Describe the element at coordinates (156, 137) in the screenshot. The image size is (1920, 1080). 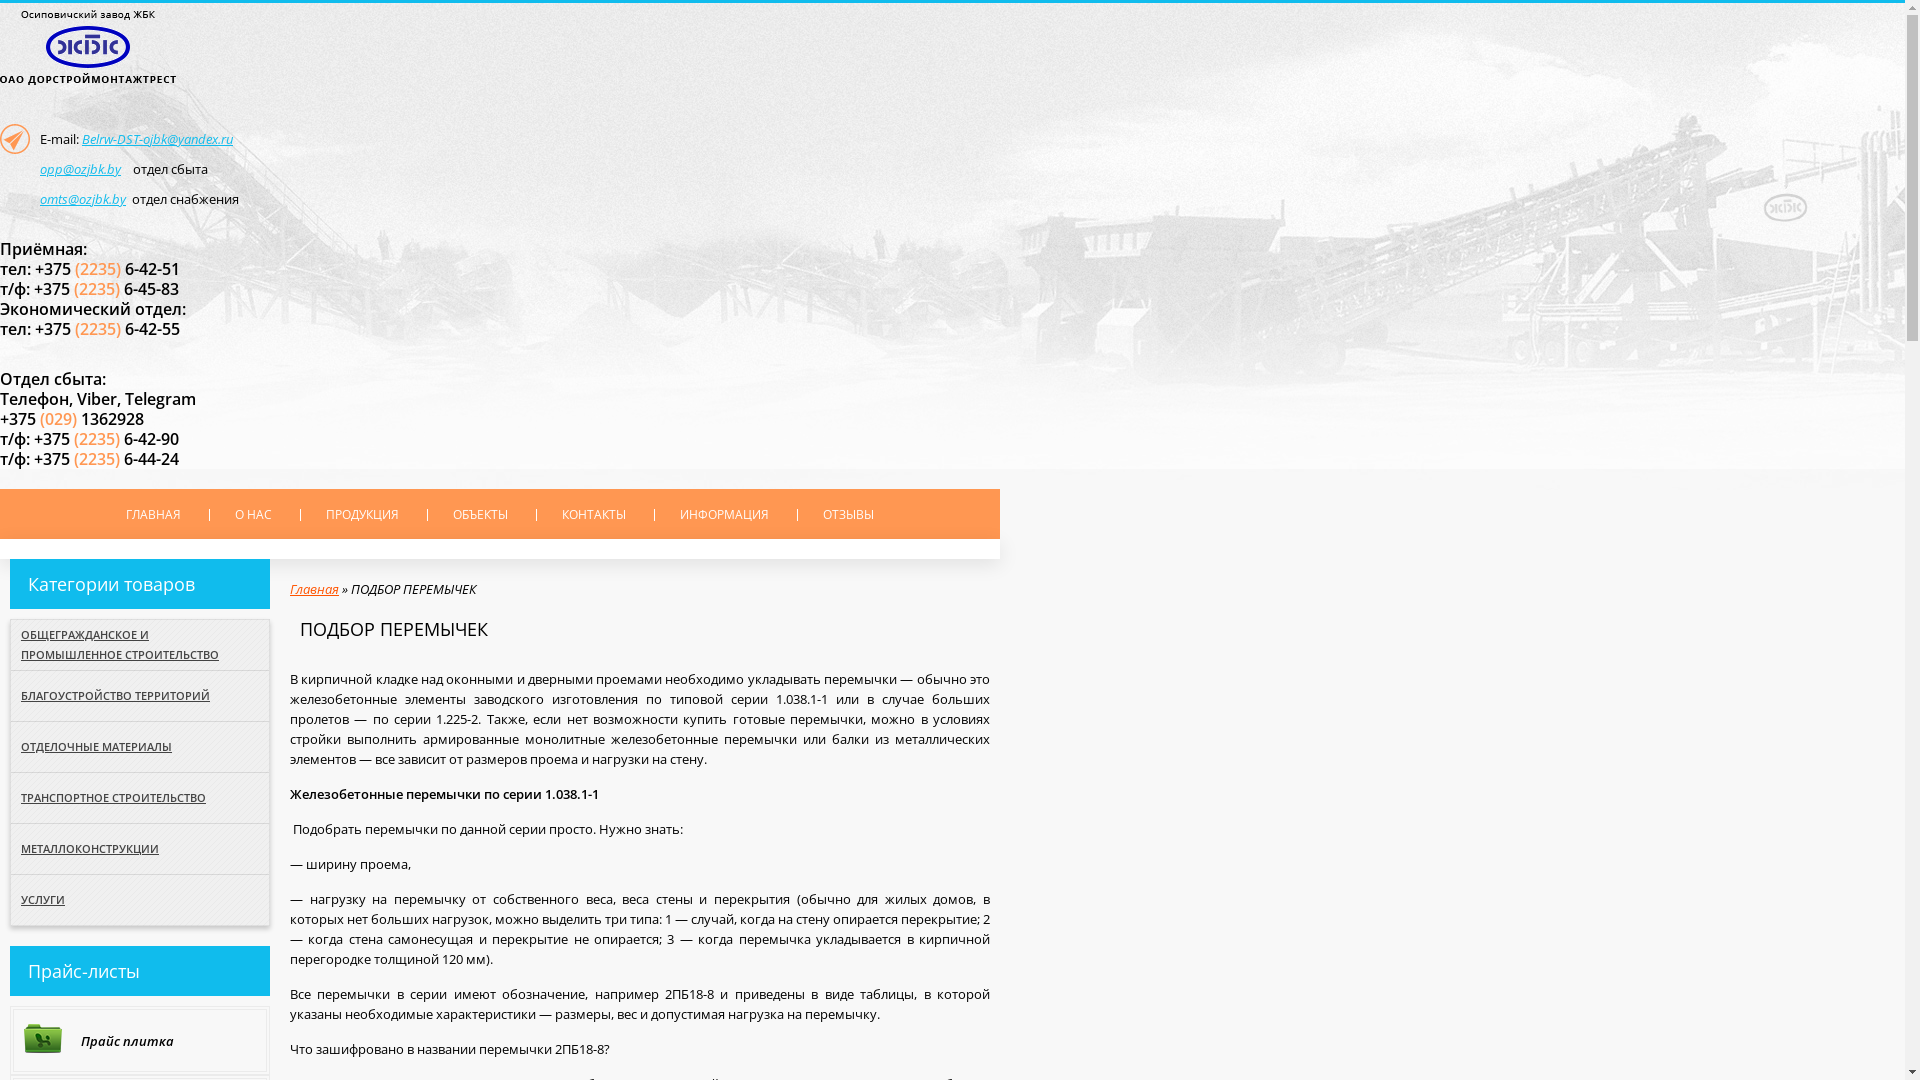
I see `'Belrw-DST-ojbk@yandex.ru'` at that location.